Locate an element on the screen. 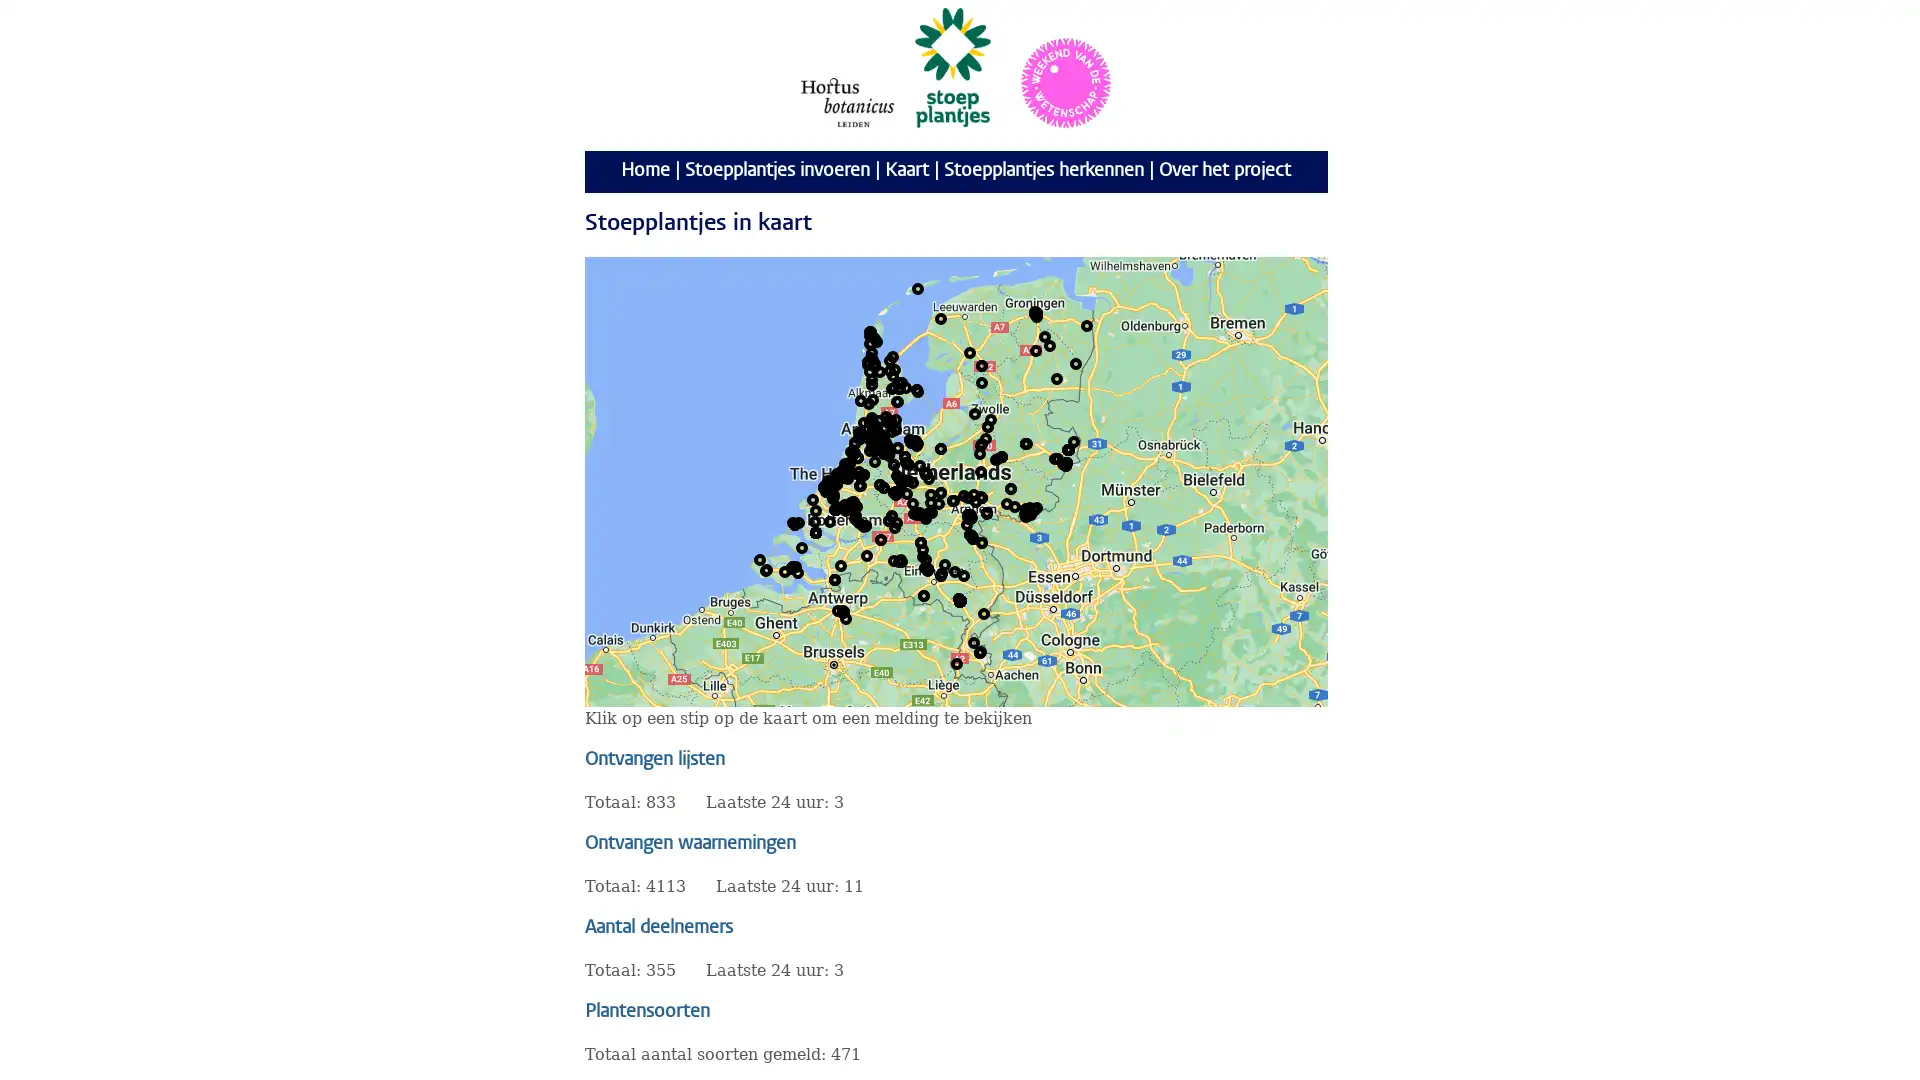 The height and width of the screenshot is (1080, 1920). Telling van C.van hoften op 05 november 2021 is located at coordinates (982, 496).